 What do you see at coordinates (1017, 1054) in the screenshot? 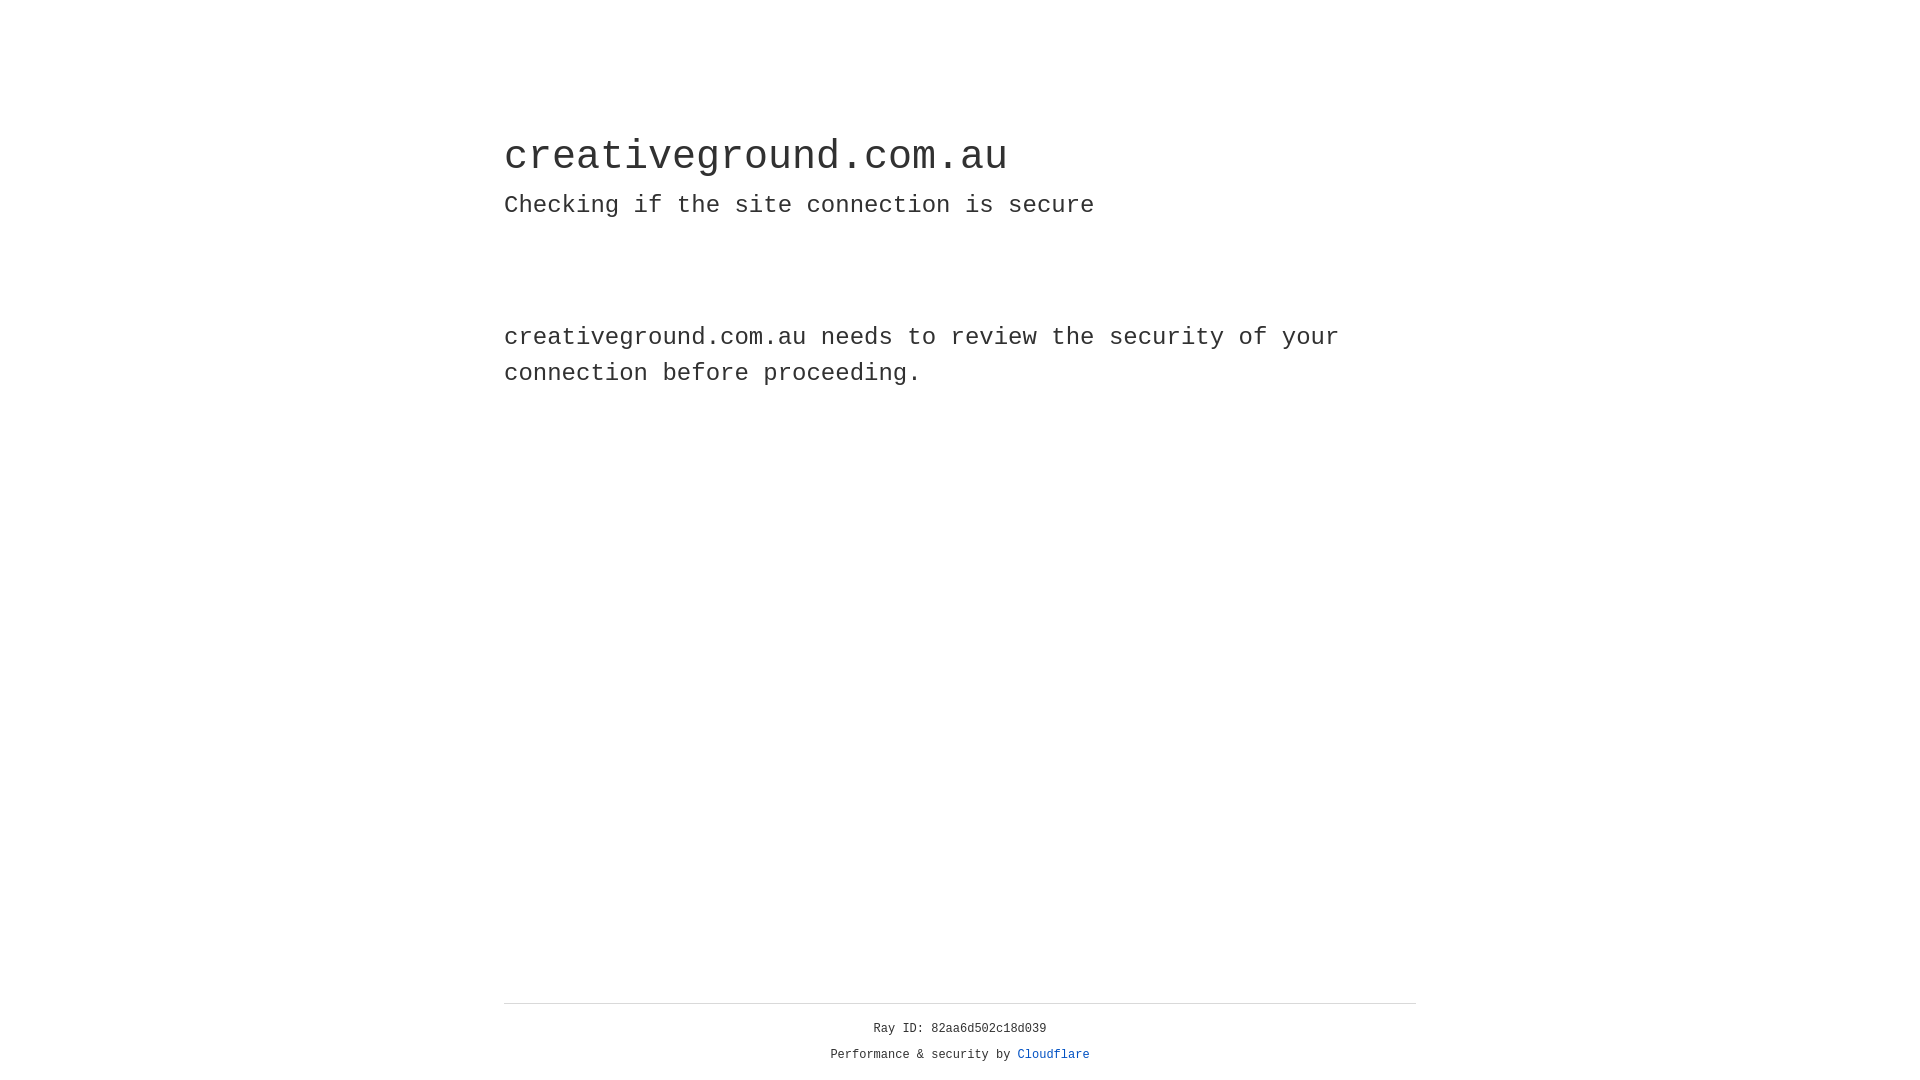
I see `'Cloudflare'` at bounding box center [1017, 1054].